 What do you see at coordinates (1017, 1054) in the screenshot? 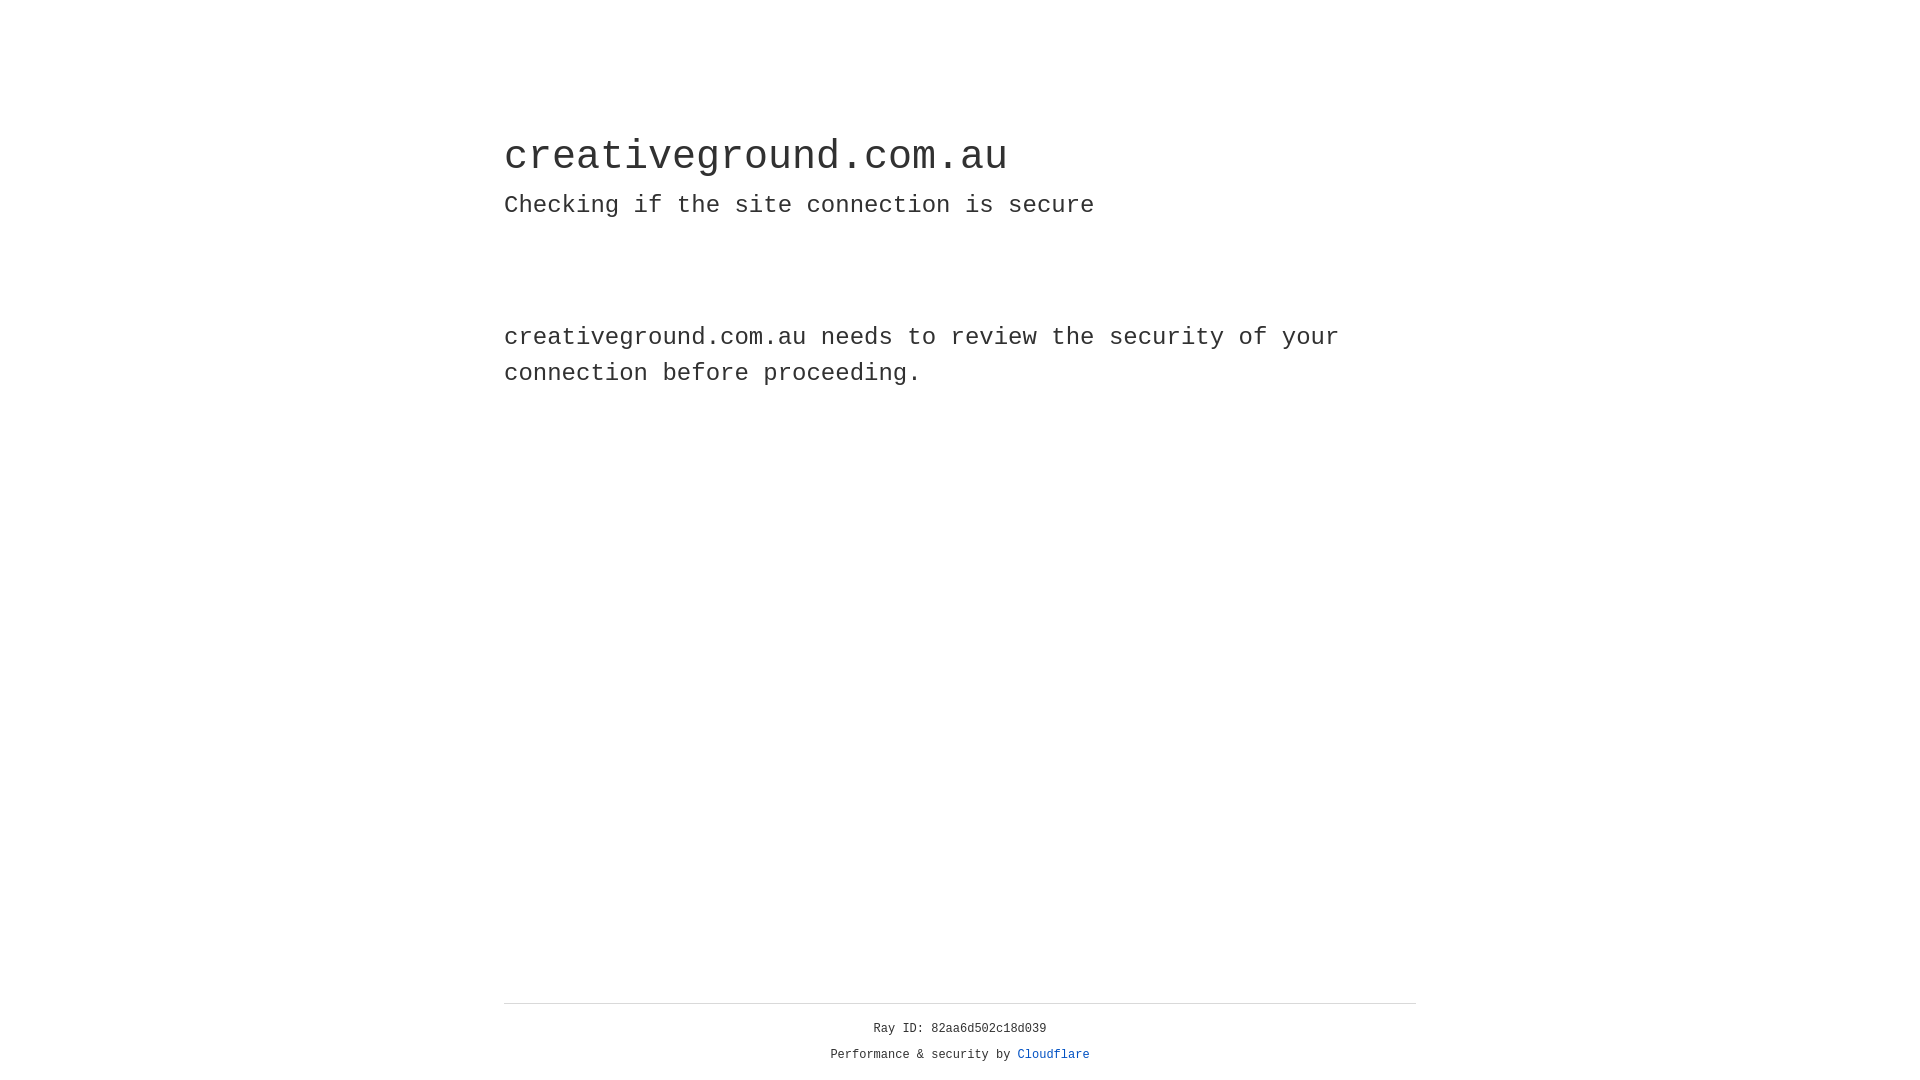
I see `'Cloudflare'` at bounding box center [1017, 1054].